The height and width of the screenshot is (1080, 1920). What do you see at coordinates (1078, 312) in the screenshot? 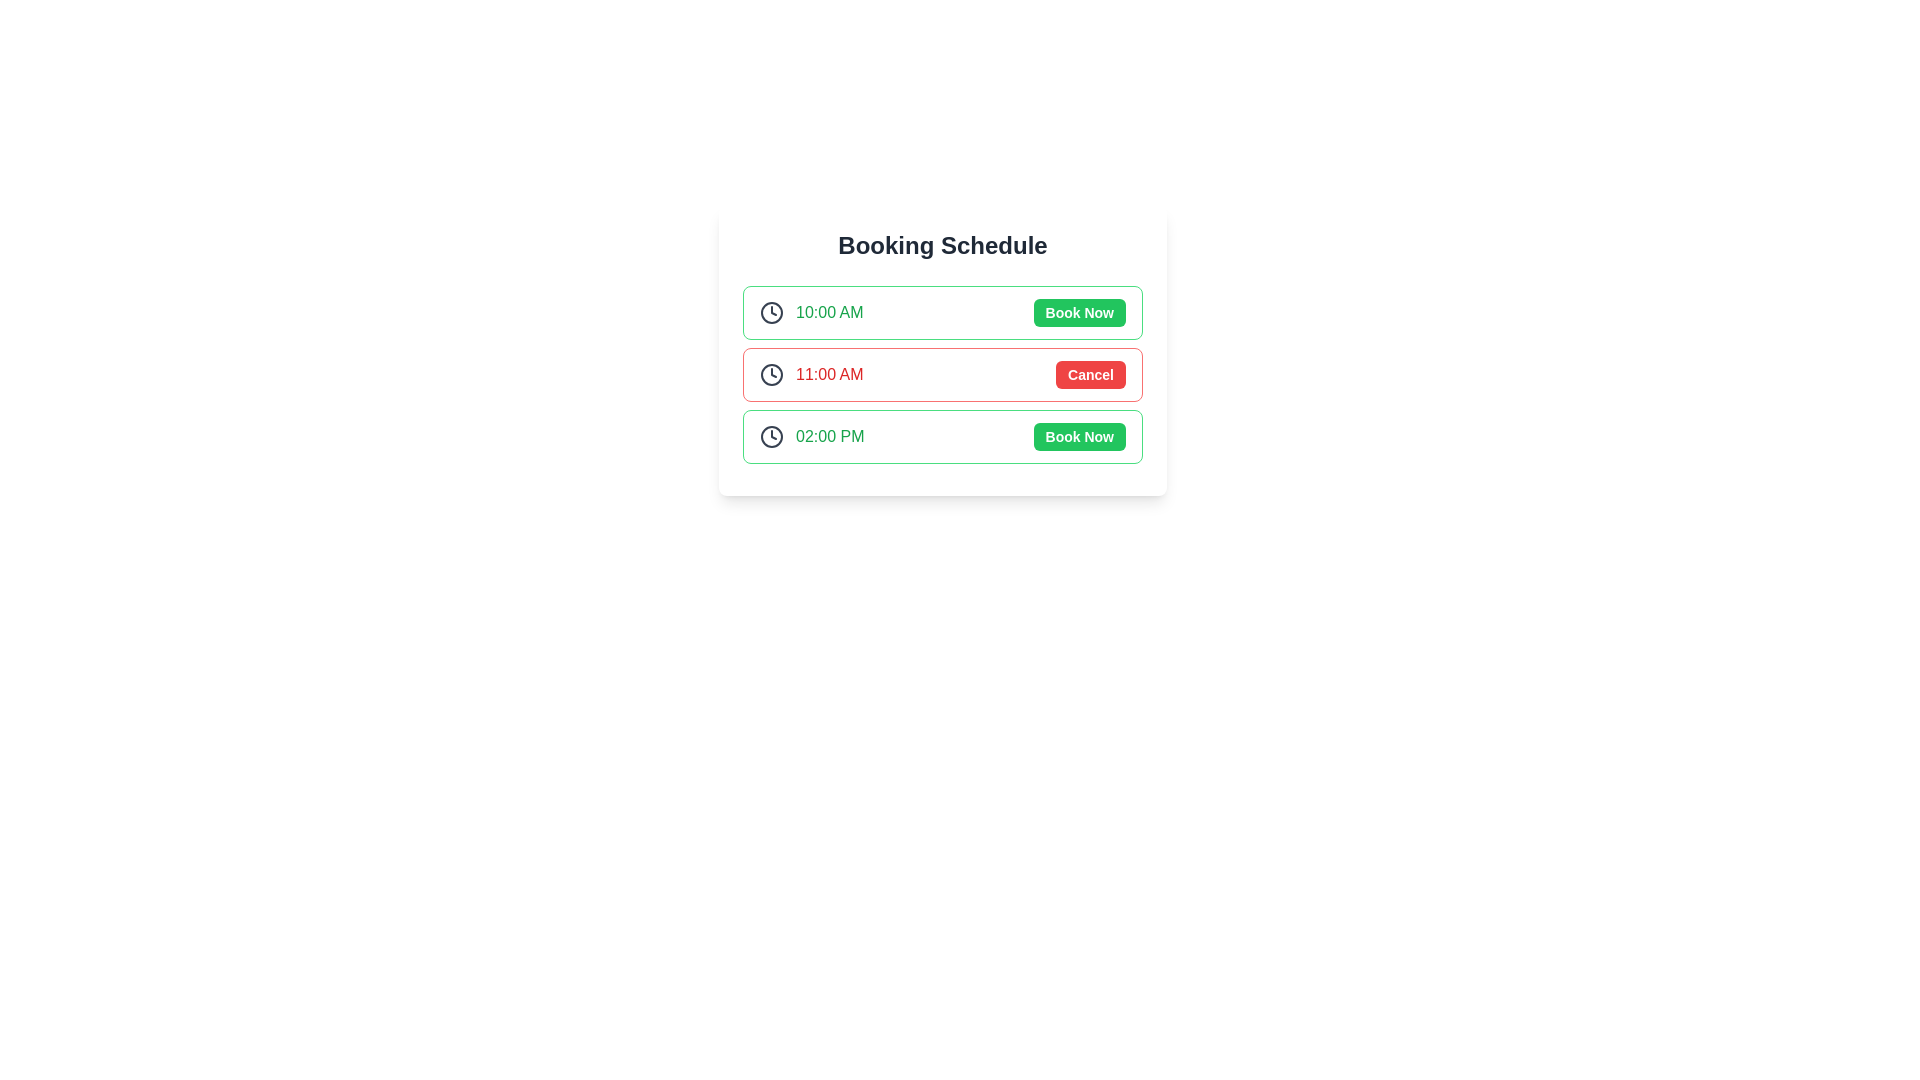
I see `the 'Book Now' button, which is a horizontally rectangular button with a green background and bold white text, to change its color` at bounding box center [1078, 312].